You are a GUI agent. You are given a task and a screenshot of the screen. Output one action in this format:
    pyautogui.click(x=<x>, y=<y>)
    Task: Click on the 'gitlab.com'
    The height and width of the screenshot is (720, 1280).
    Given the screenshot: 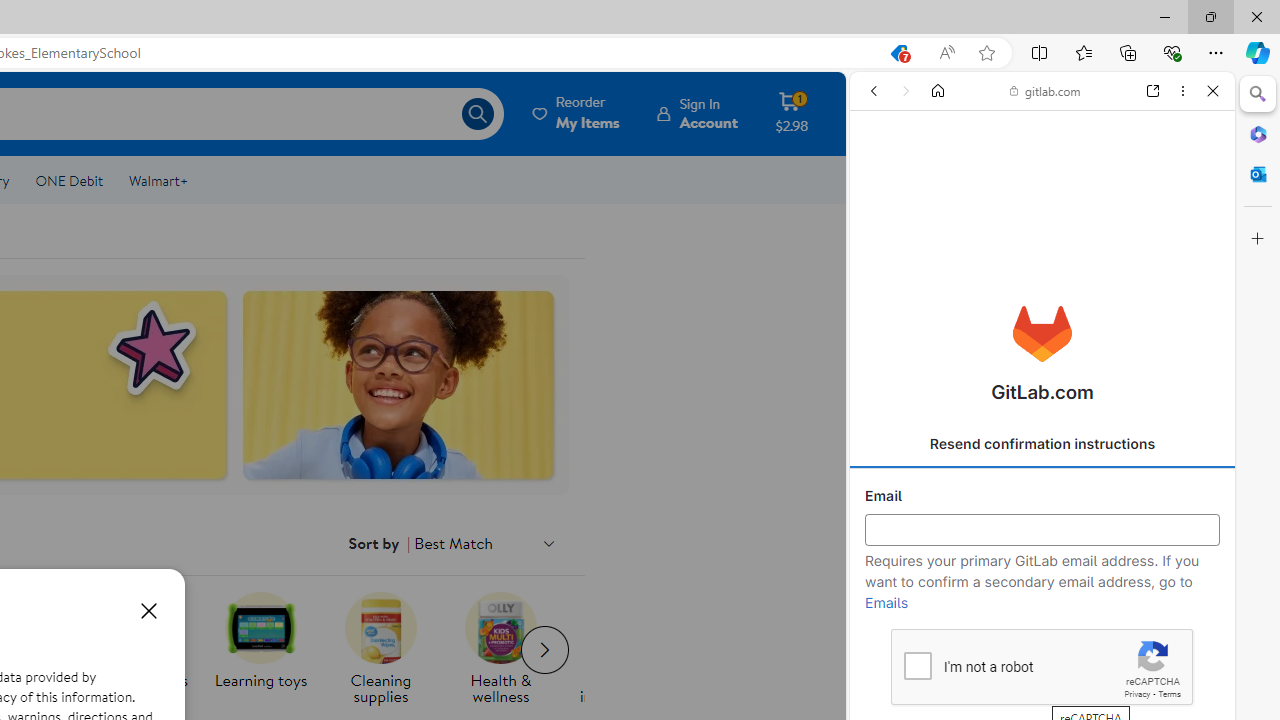 What is the action you would take?
    pyautogui.click(x=1044, y=91)
    